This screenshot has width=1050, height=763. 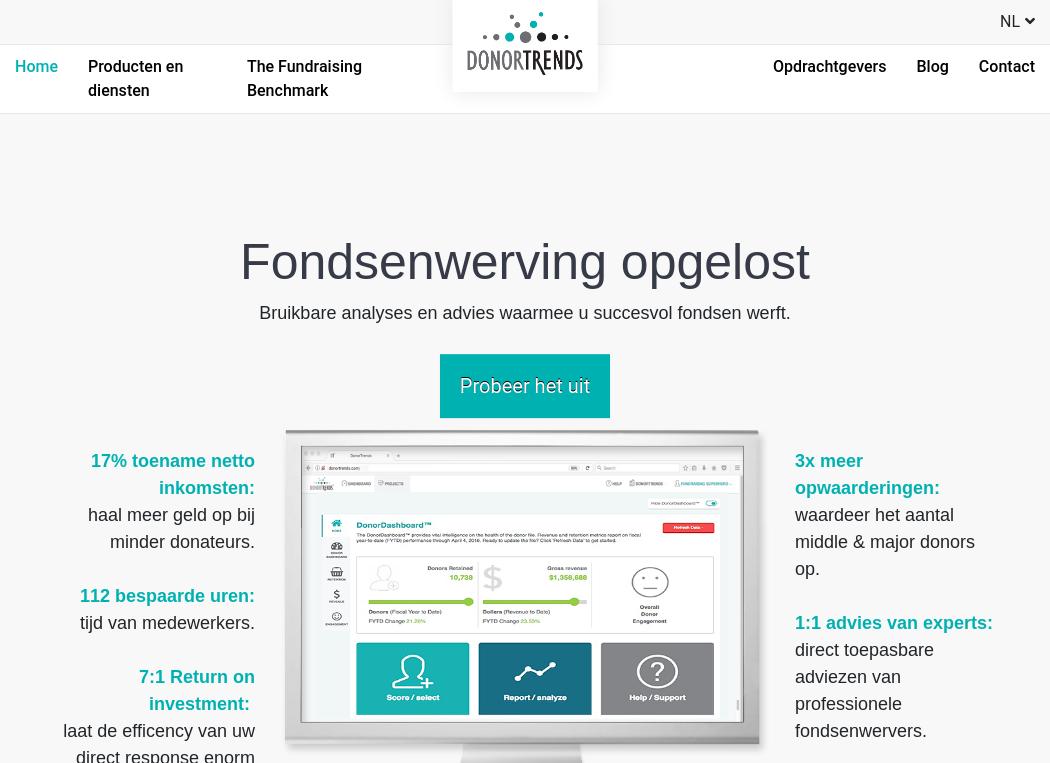 What do you see at coordinates (89, 473) in the screenshot?
I see `'17% toename netto inkomsten:'` at bounding box center [89, 473].